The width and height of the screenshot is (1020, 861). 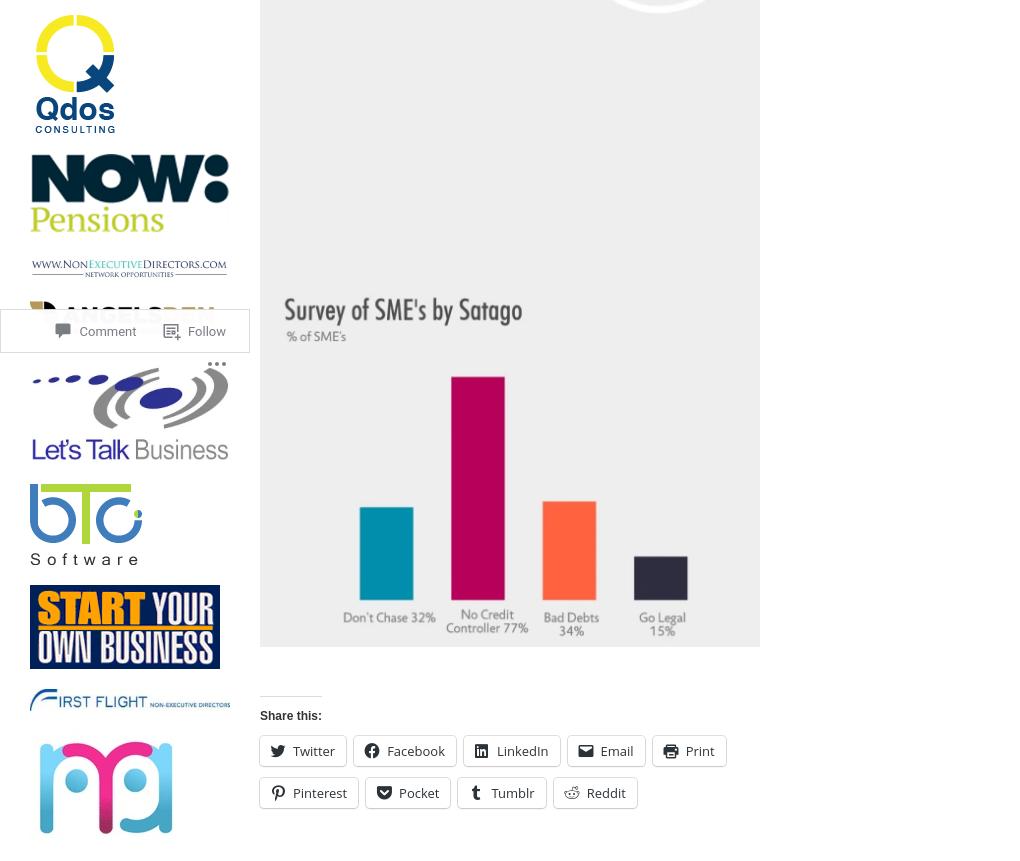 I want to click on 'Pinterest', so click(x=319, y=792).